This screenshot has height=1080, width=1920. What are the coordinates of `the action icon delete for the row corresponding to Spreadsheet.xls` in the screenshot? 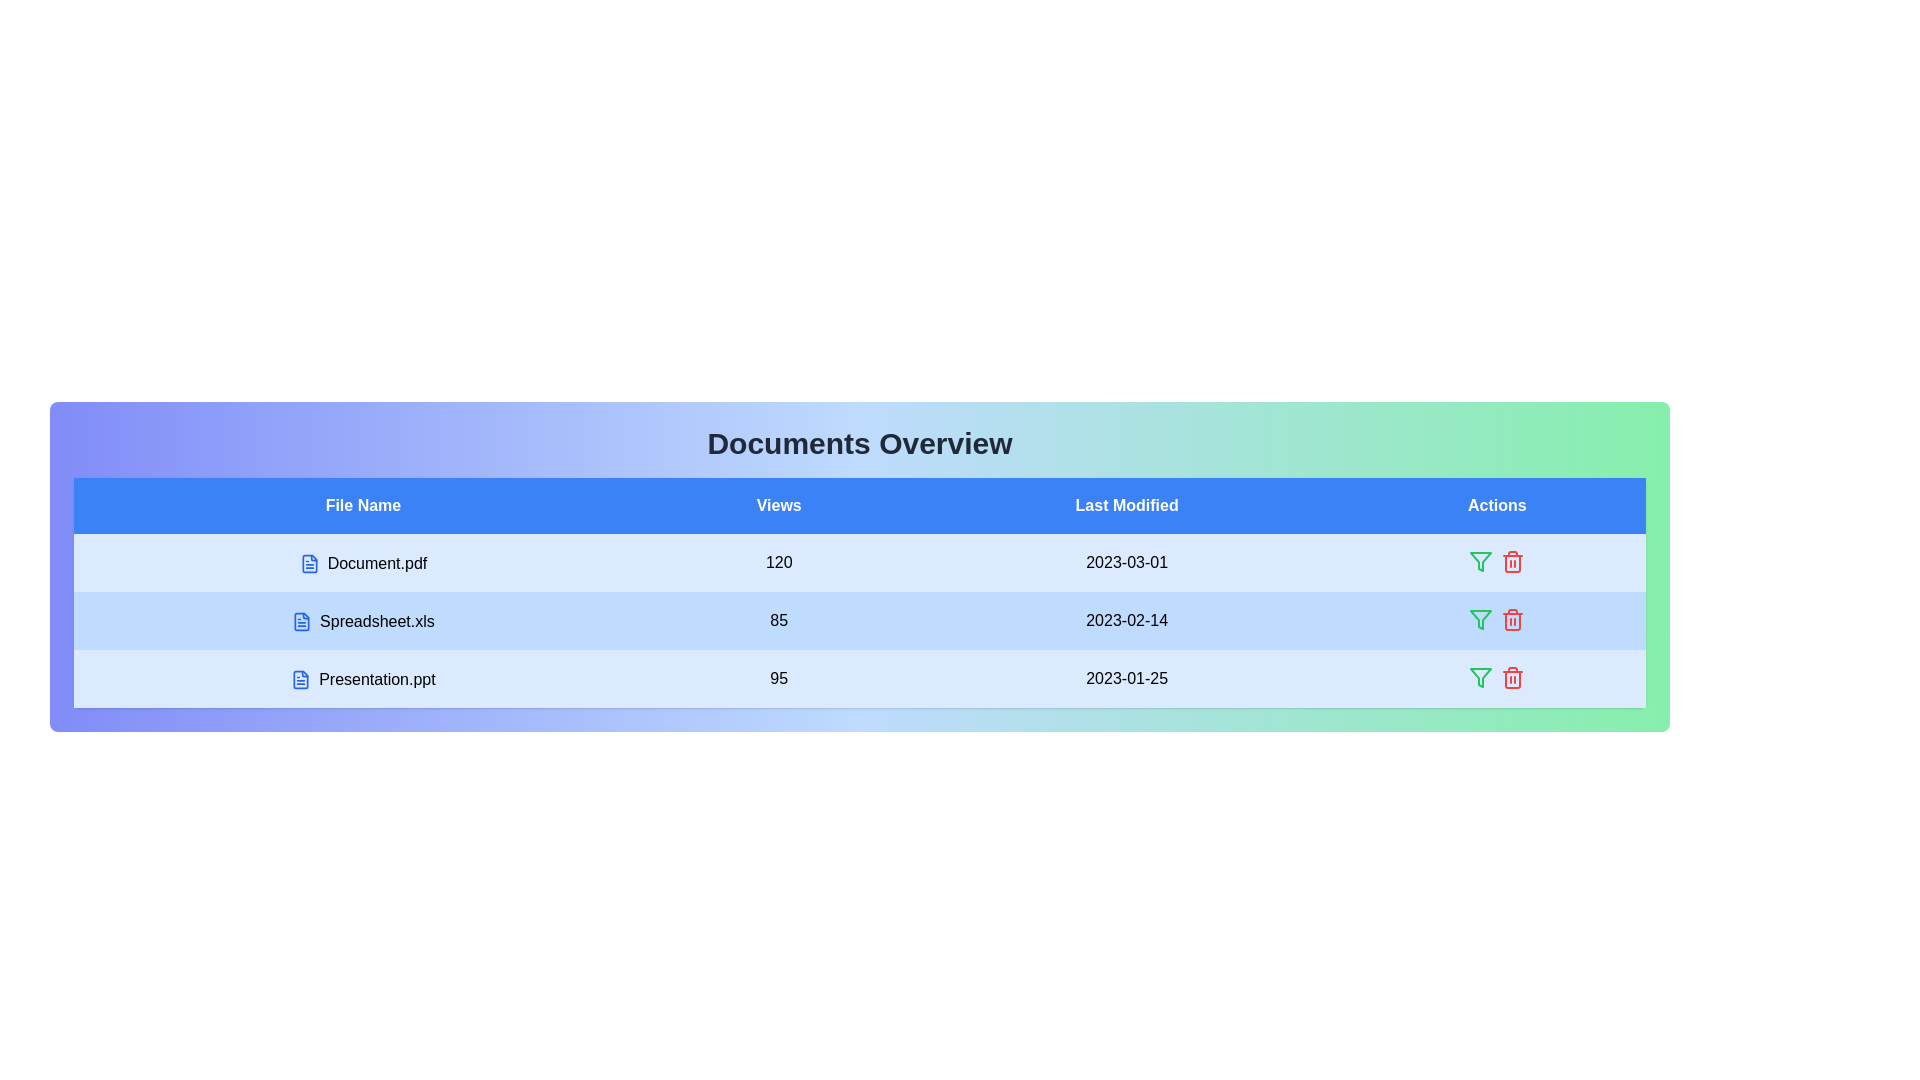 It's located at (1512, 619).